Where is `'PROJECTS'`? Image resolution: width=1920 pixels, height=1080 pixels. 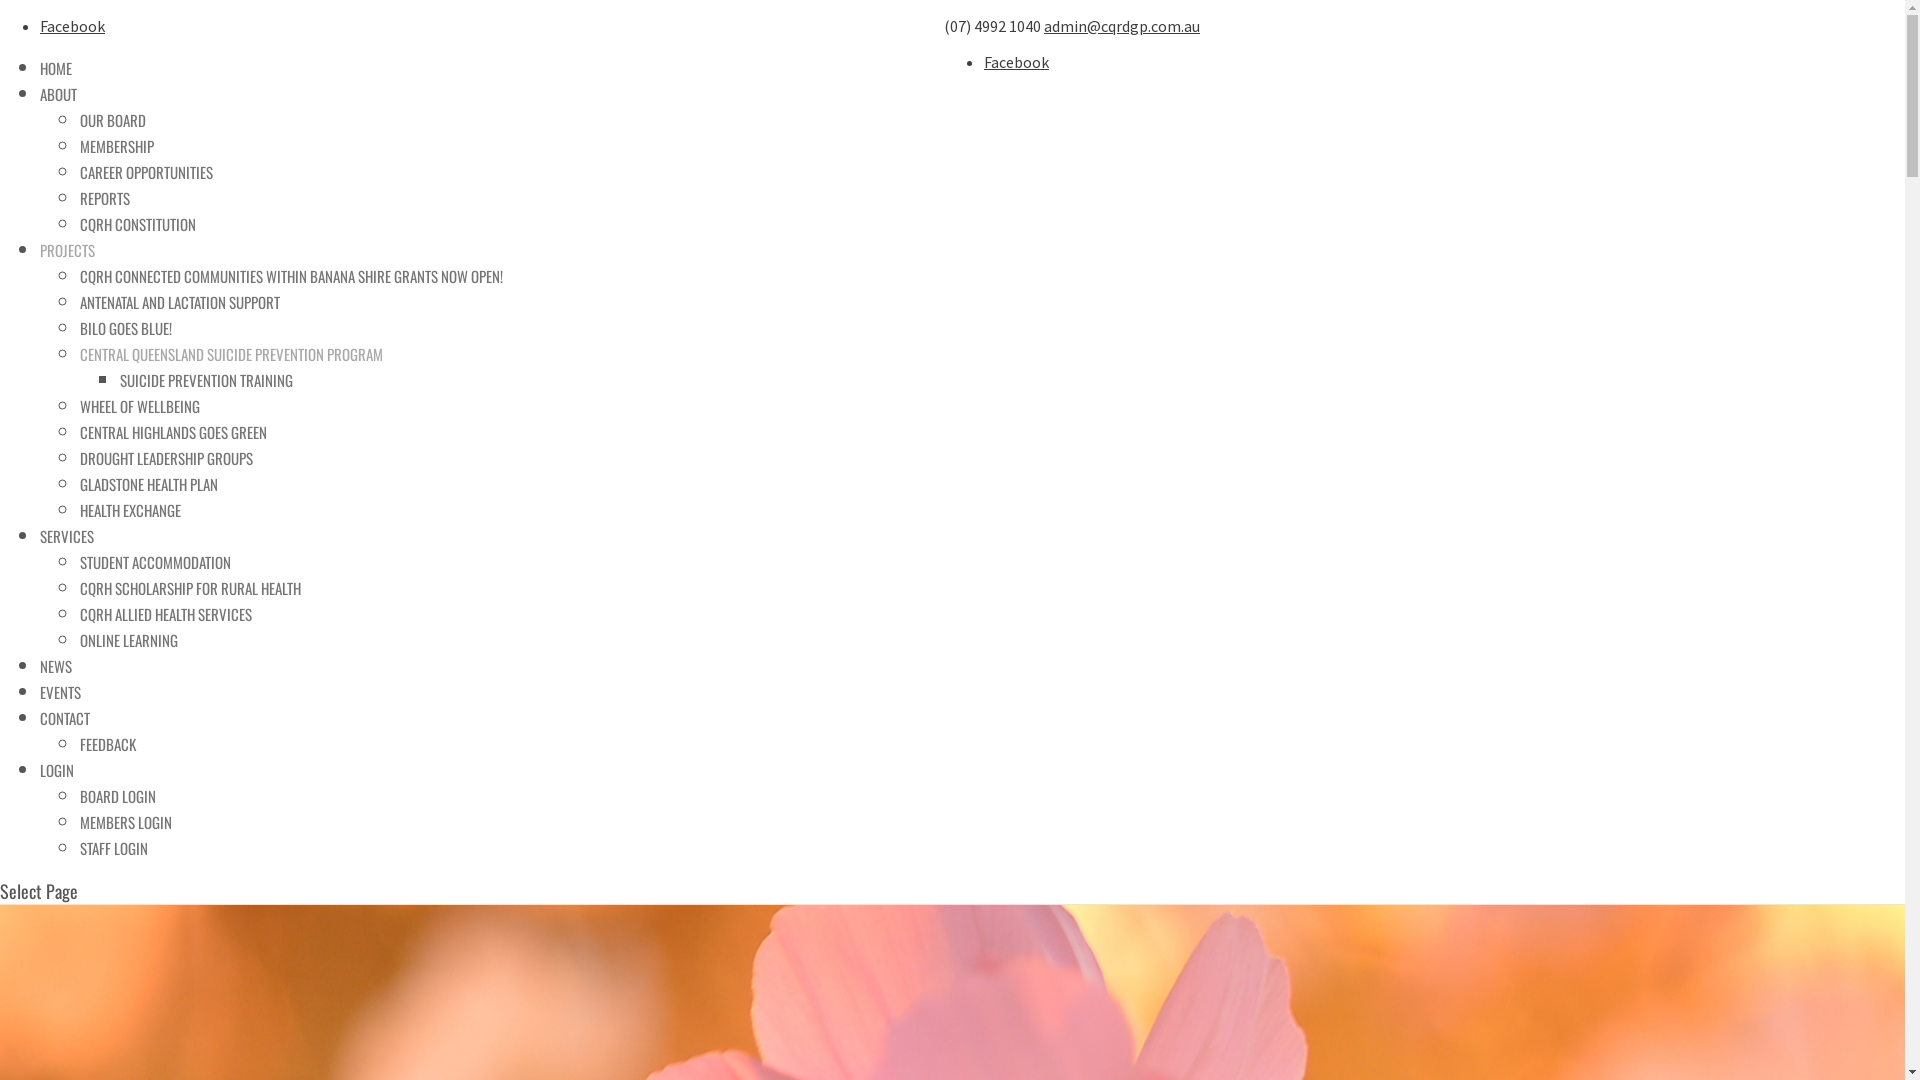
'PROJECTS' is located at coordinates (67, 249).